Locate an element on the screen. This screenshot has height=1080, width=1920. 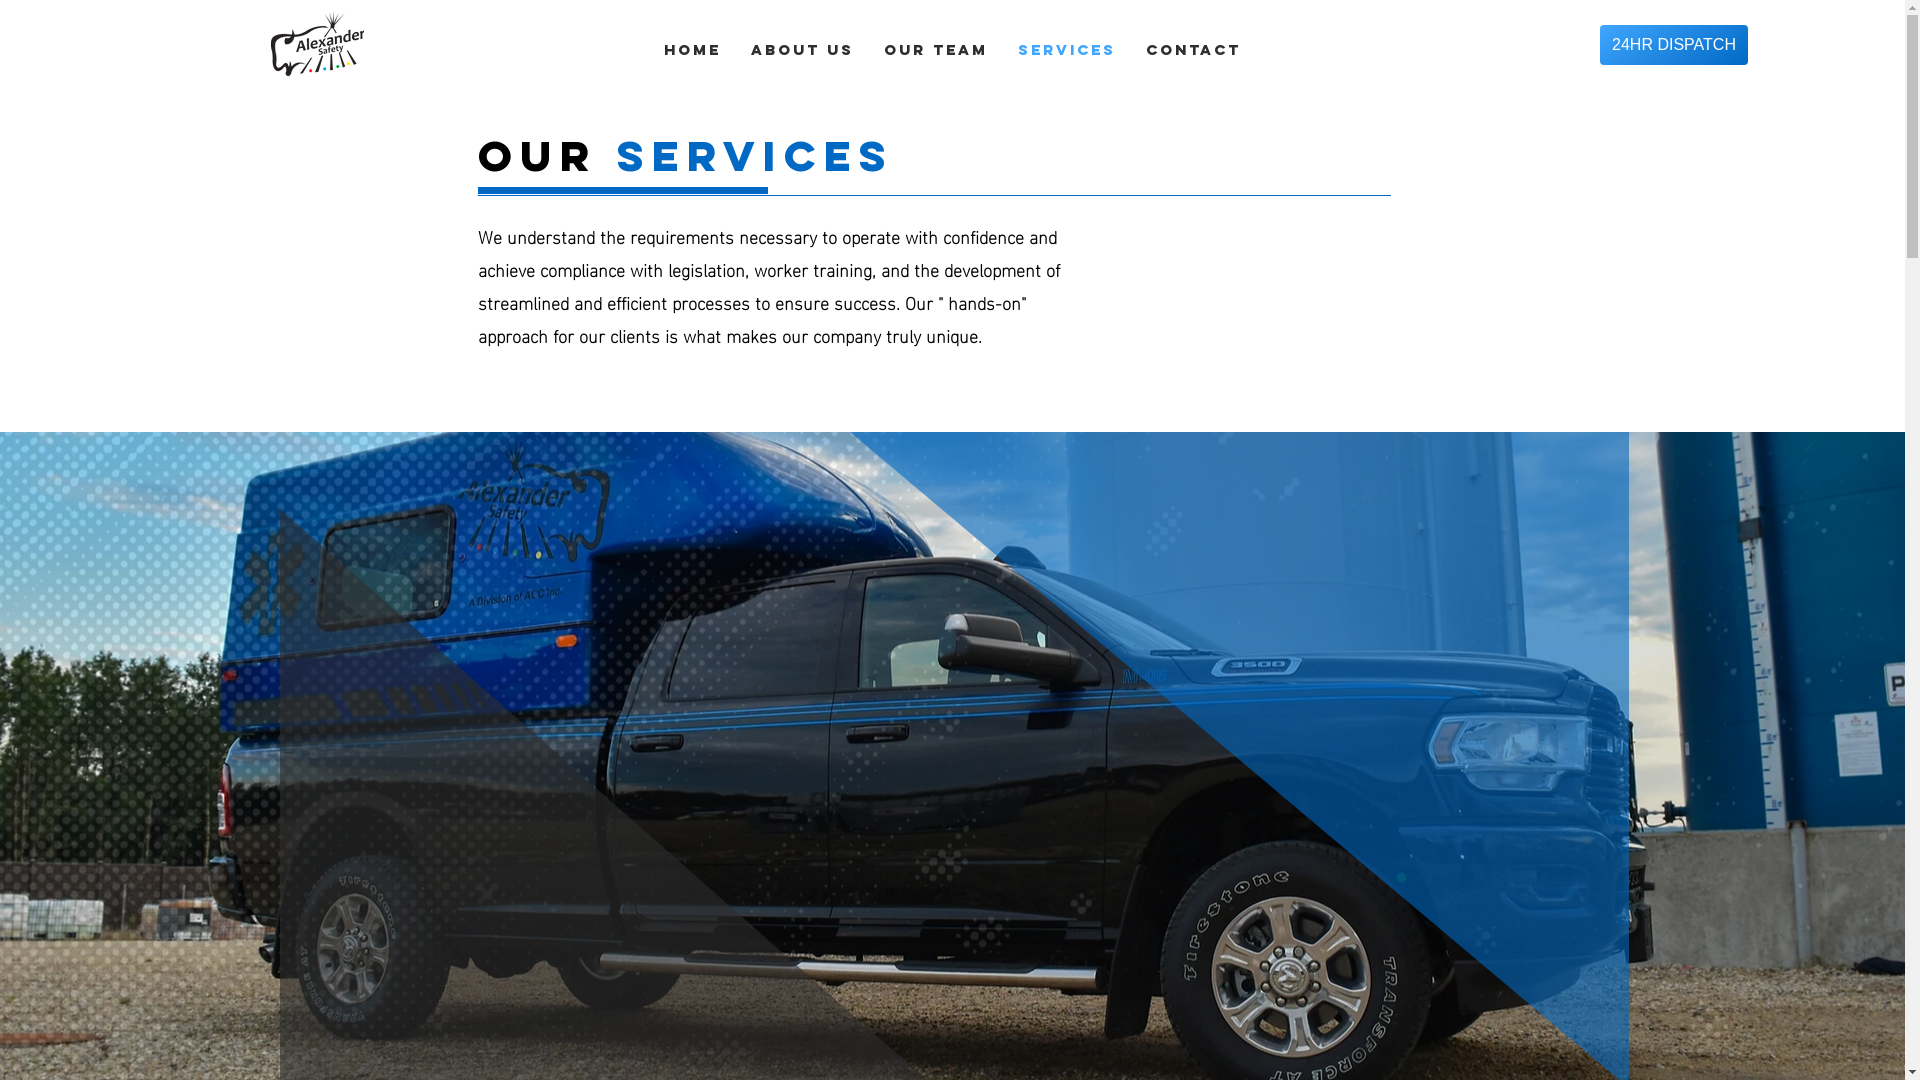
'24HR DISPATCH' is located at coordinates (1674, 45).